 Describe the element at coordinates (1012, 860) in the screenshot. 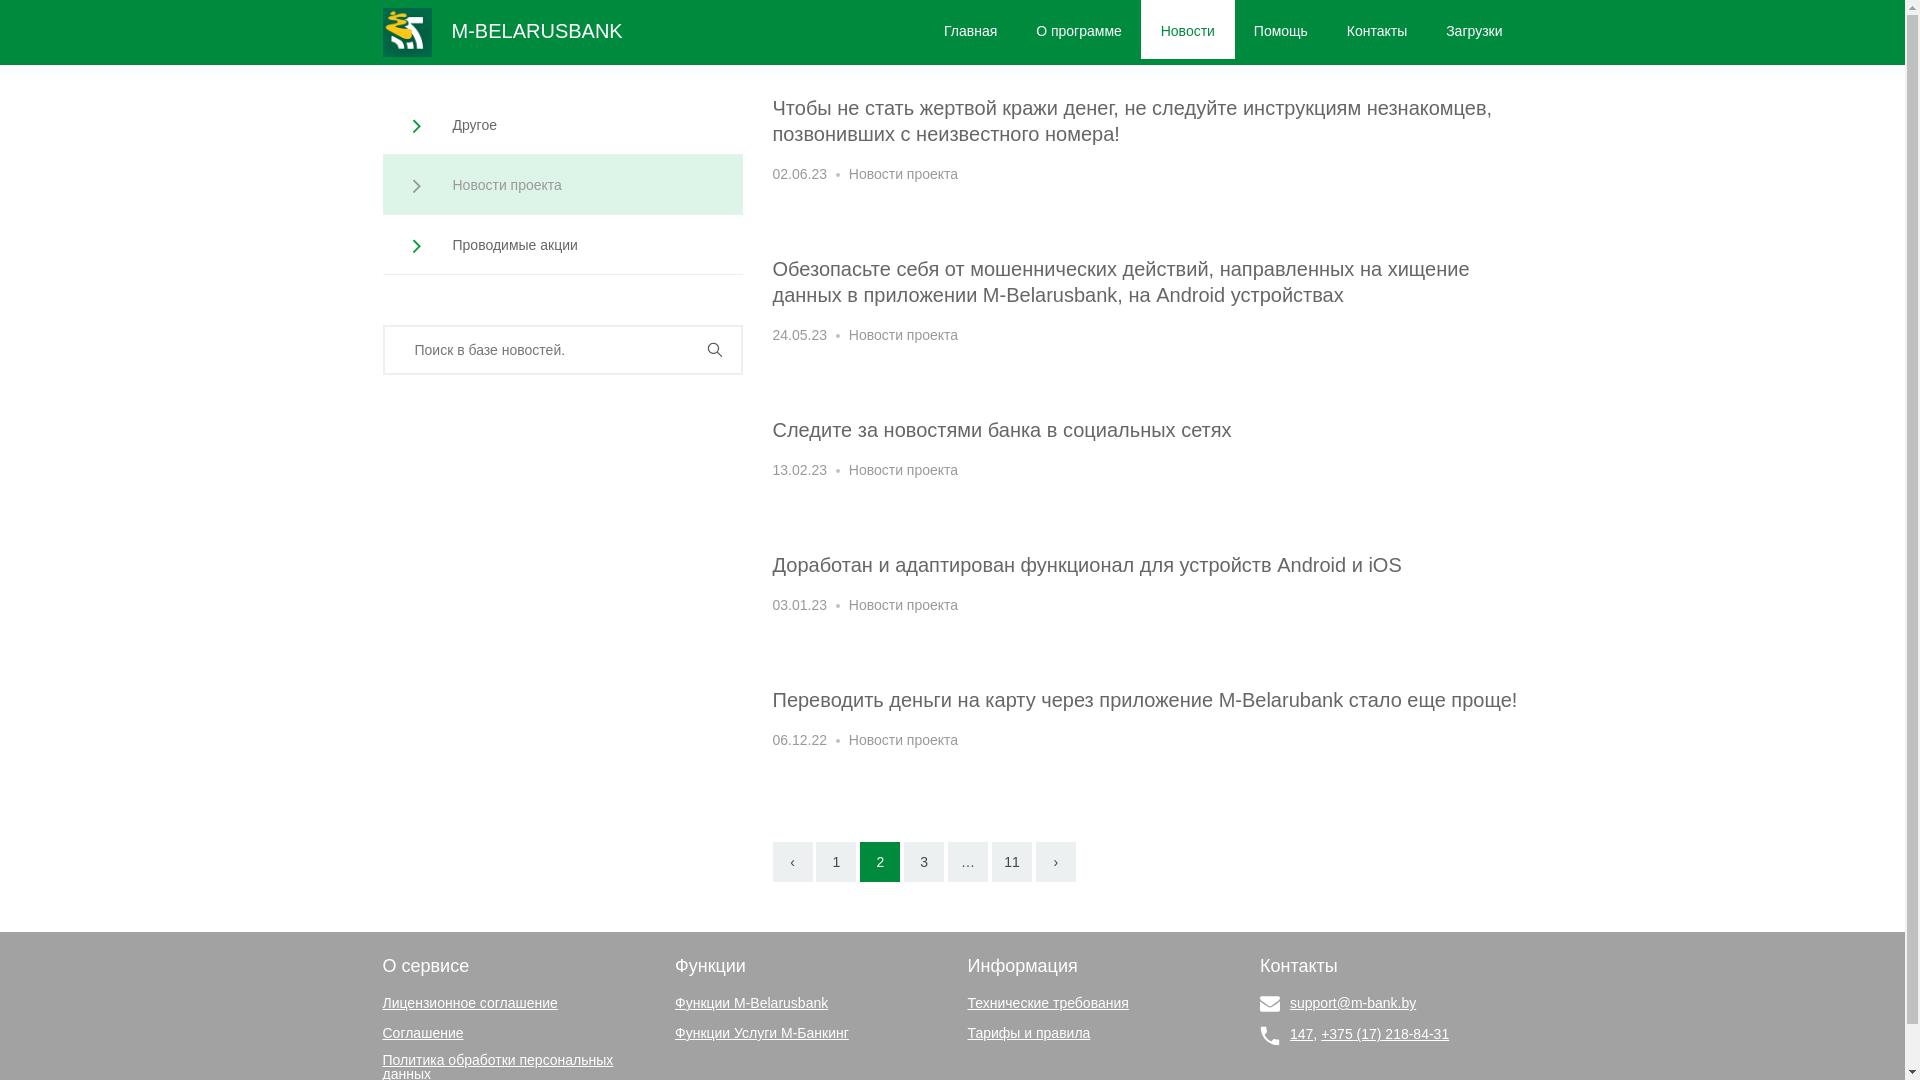

I see `'11'` at that location.